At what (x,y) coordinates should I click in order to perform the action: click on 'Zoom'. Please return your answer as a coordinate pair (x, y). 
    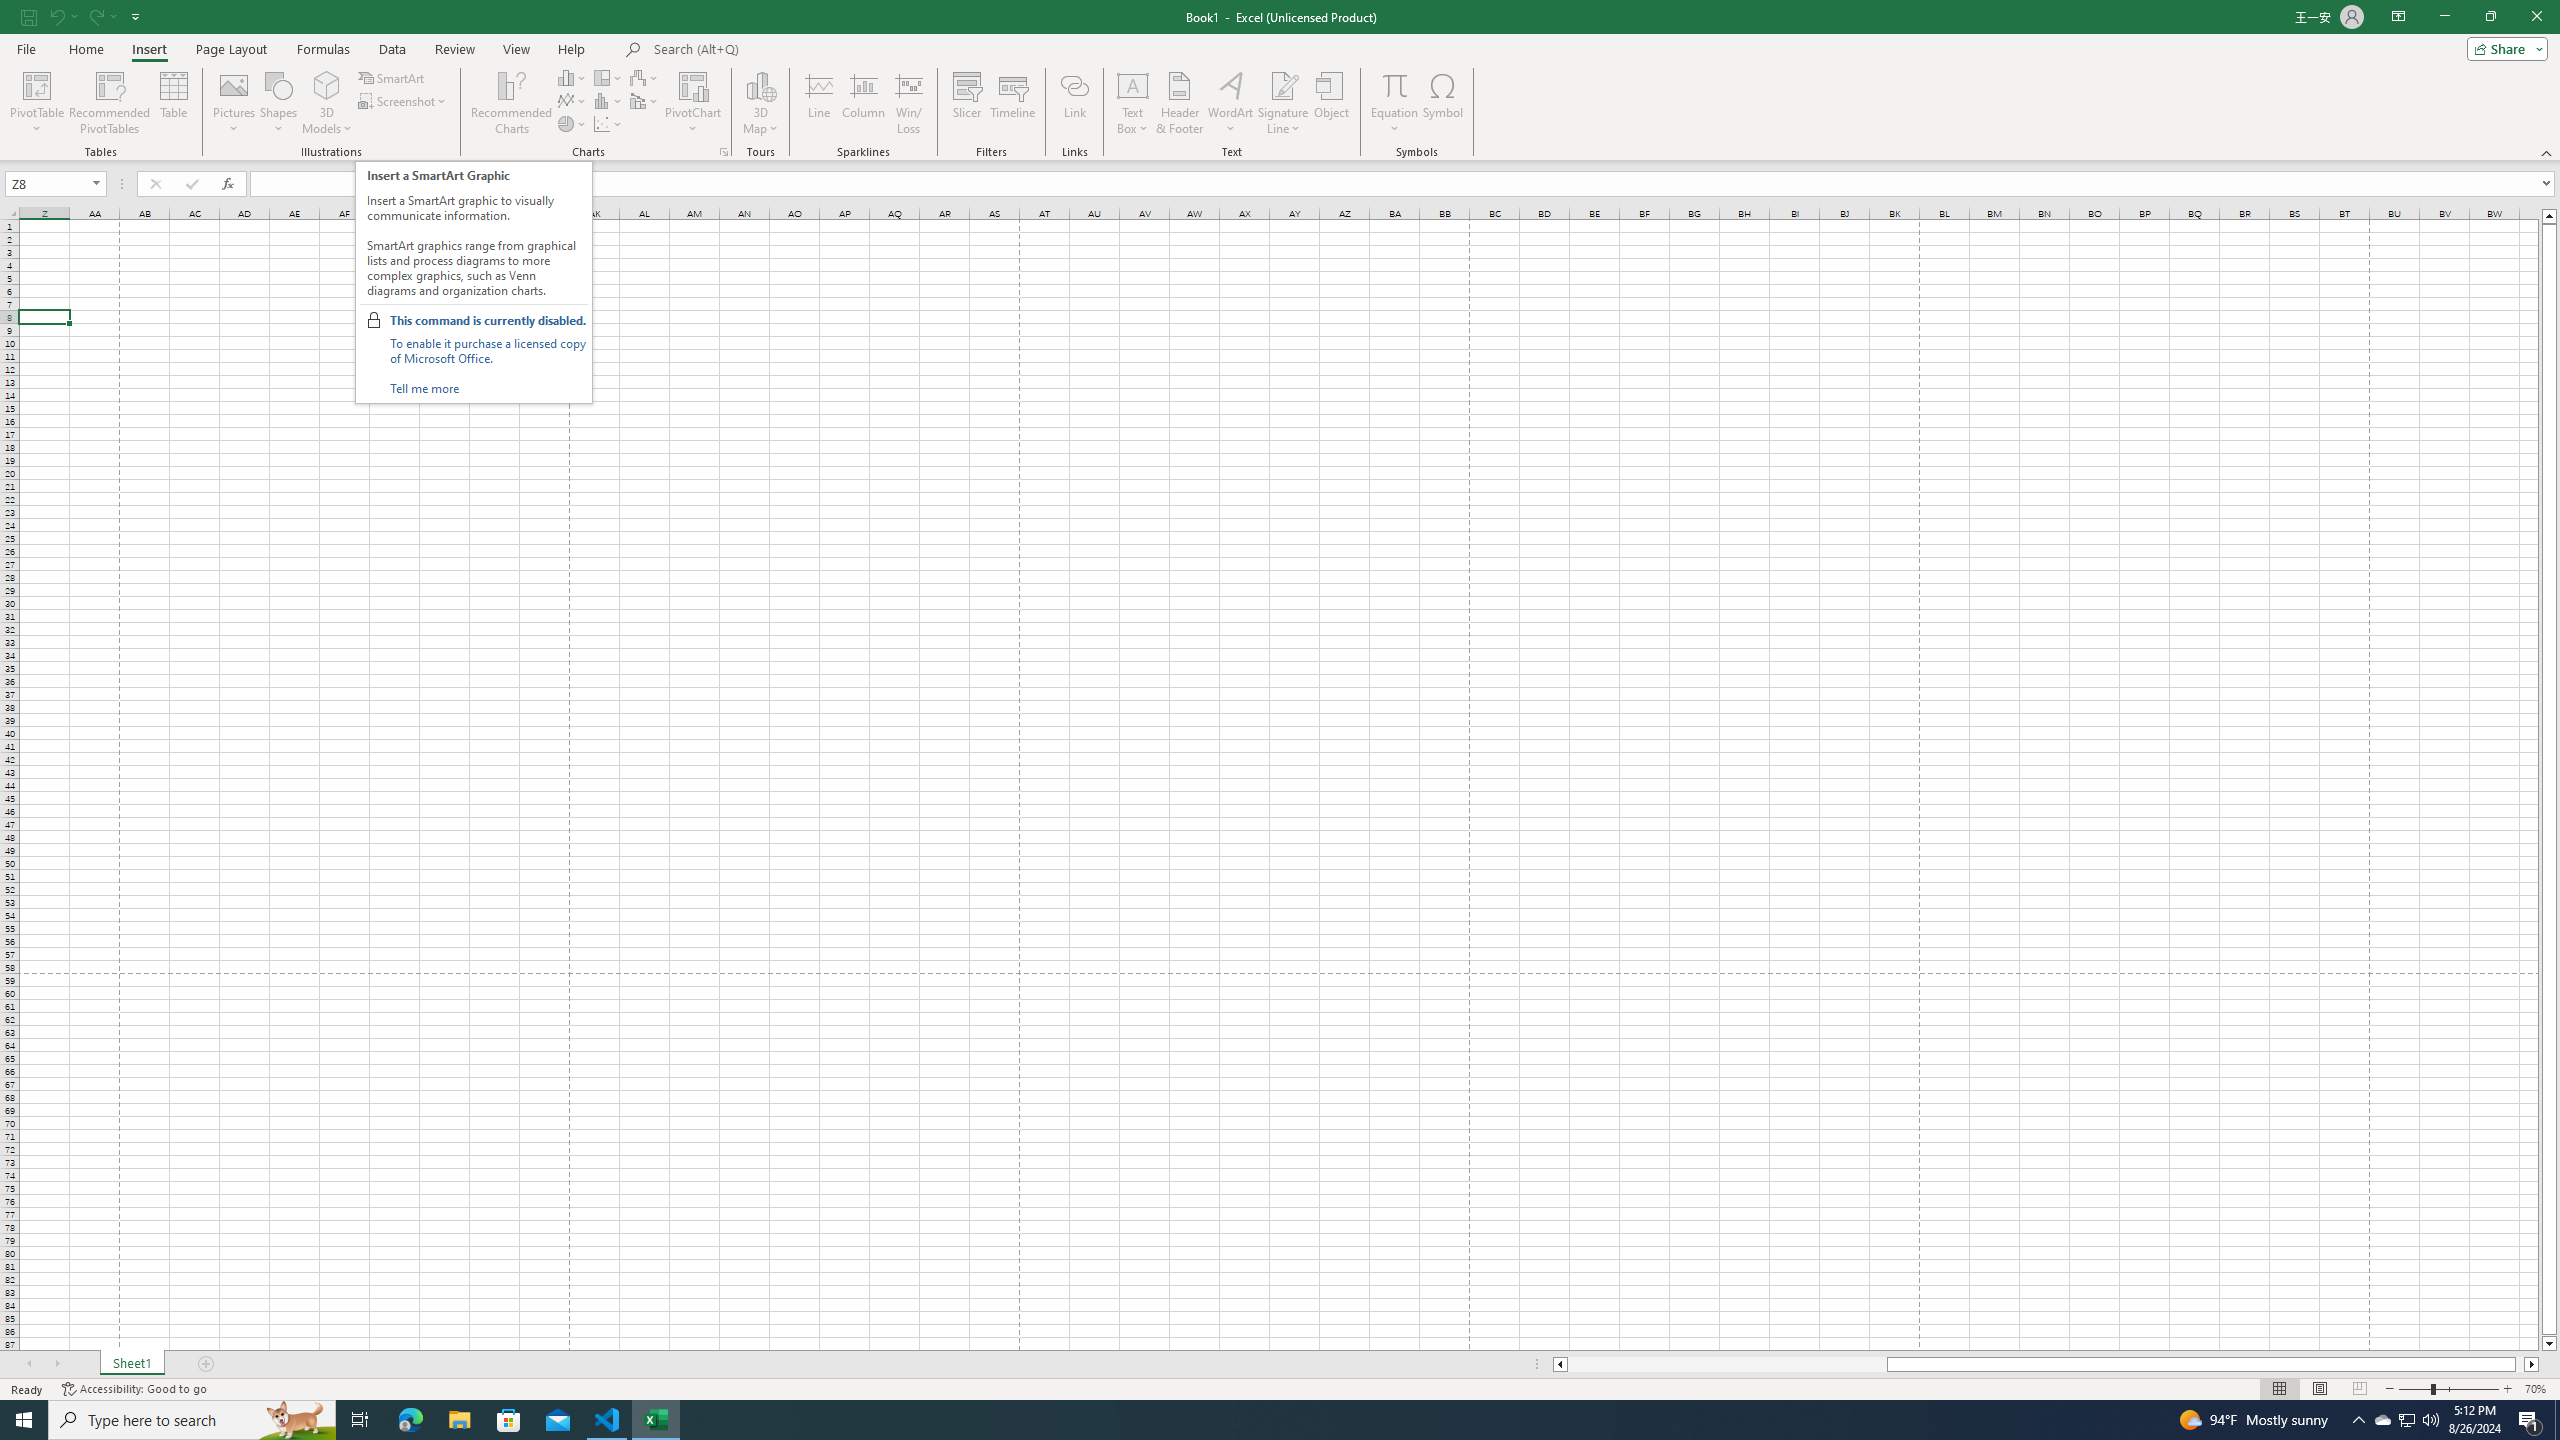
    Looking at the image, I should click on (2447, 1389).